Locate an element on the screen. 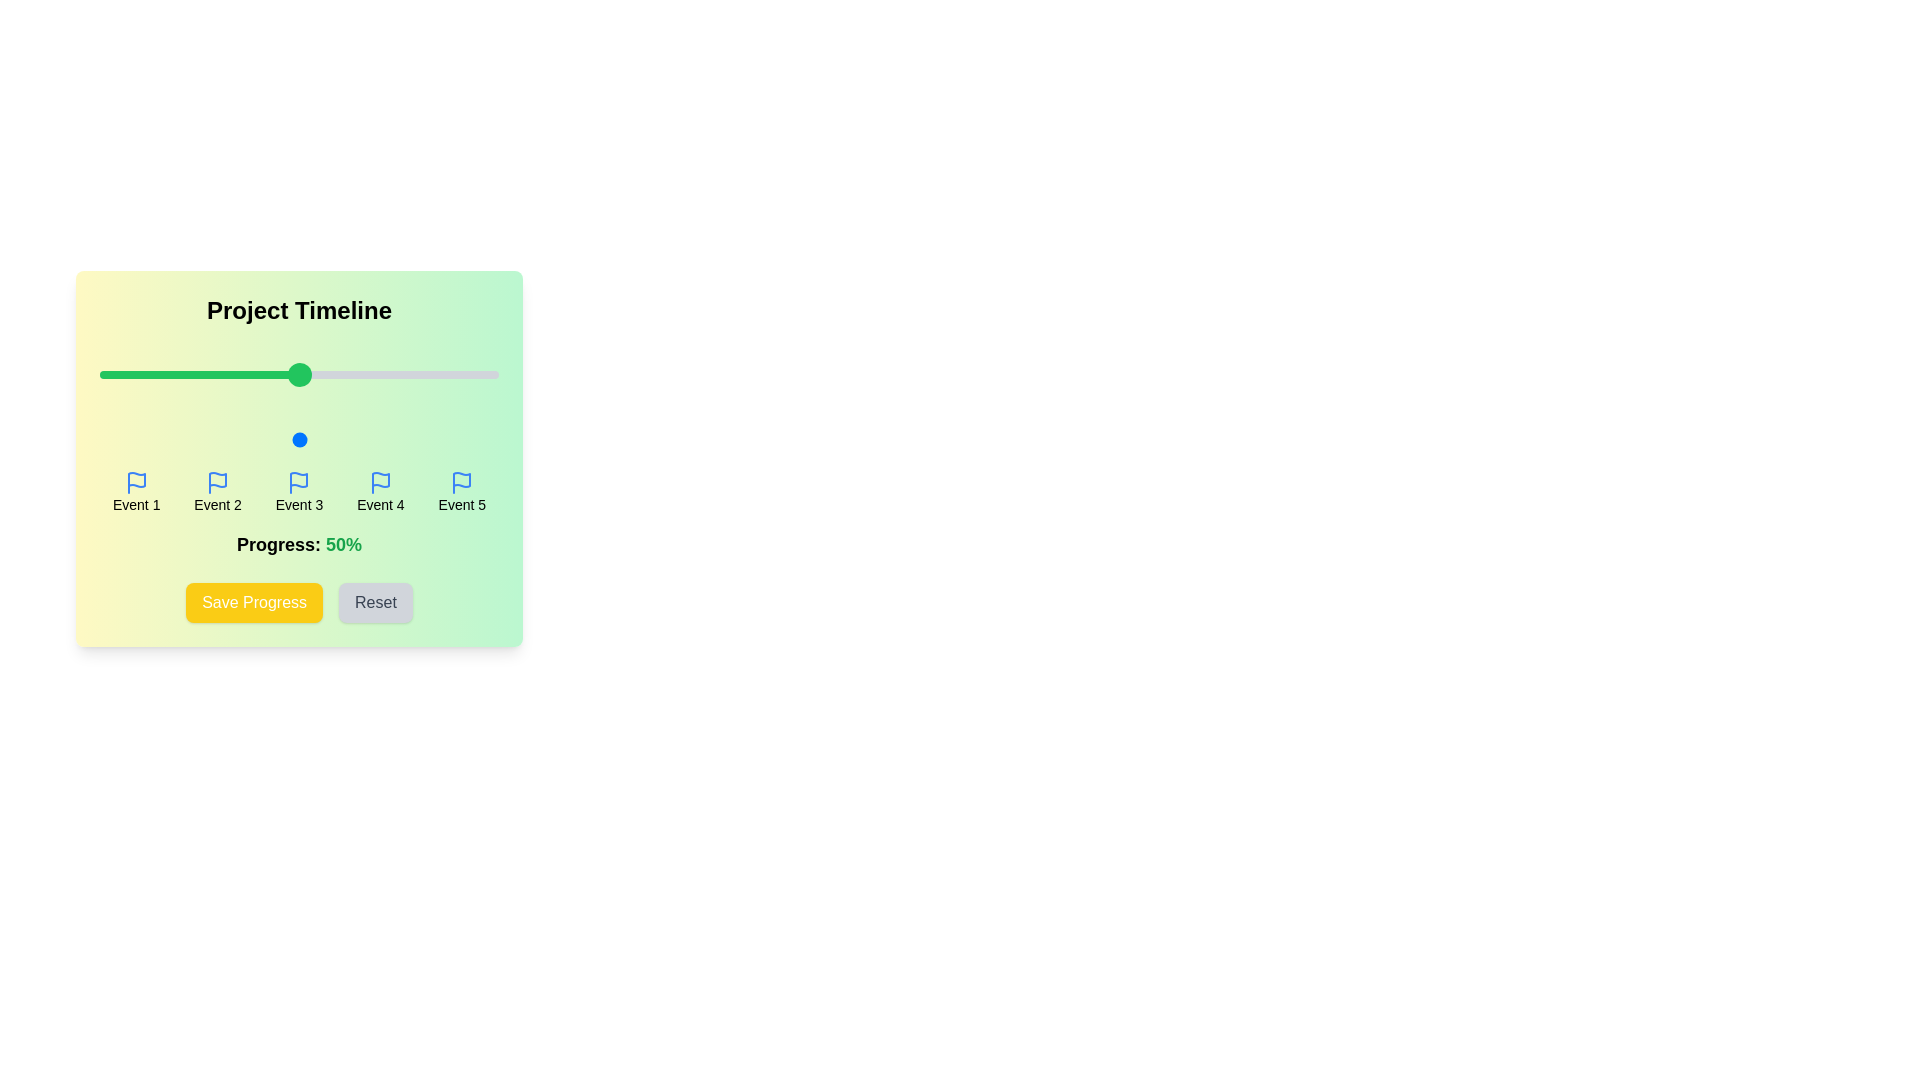 The height and width of the screenshot is (1080, 1920). the flag icon for Event 2 is located at coordinates (218, 482).